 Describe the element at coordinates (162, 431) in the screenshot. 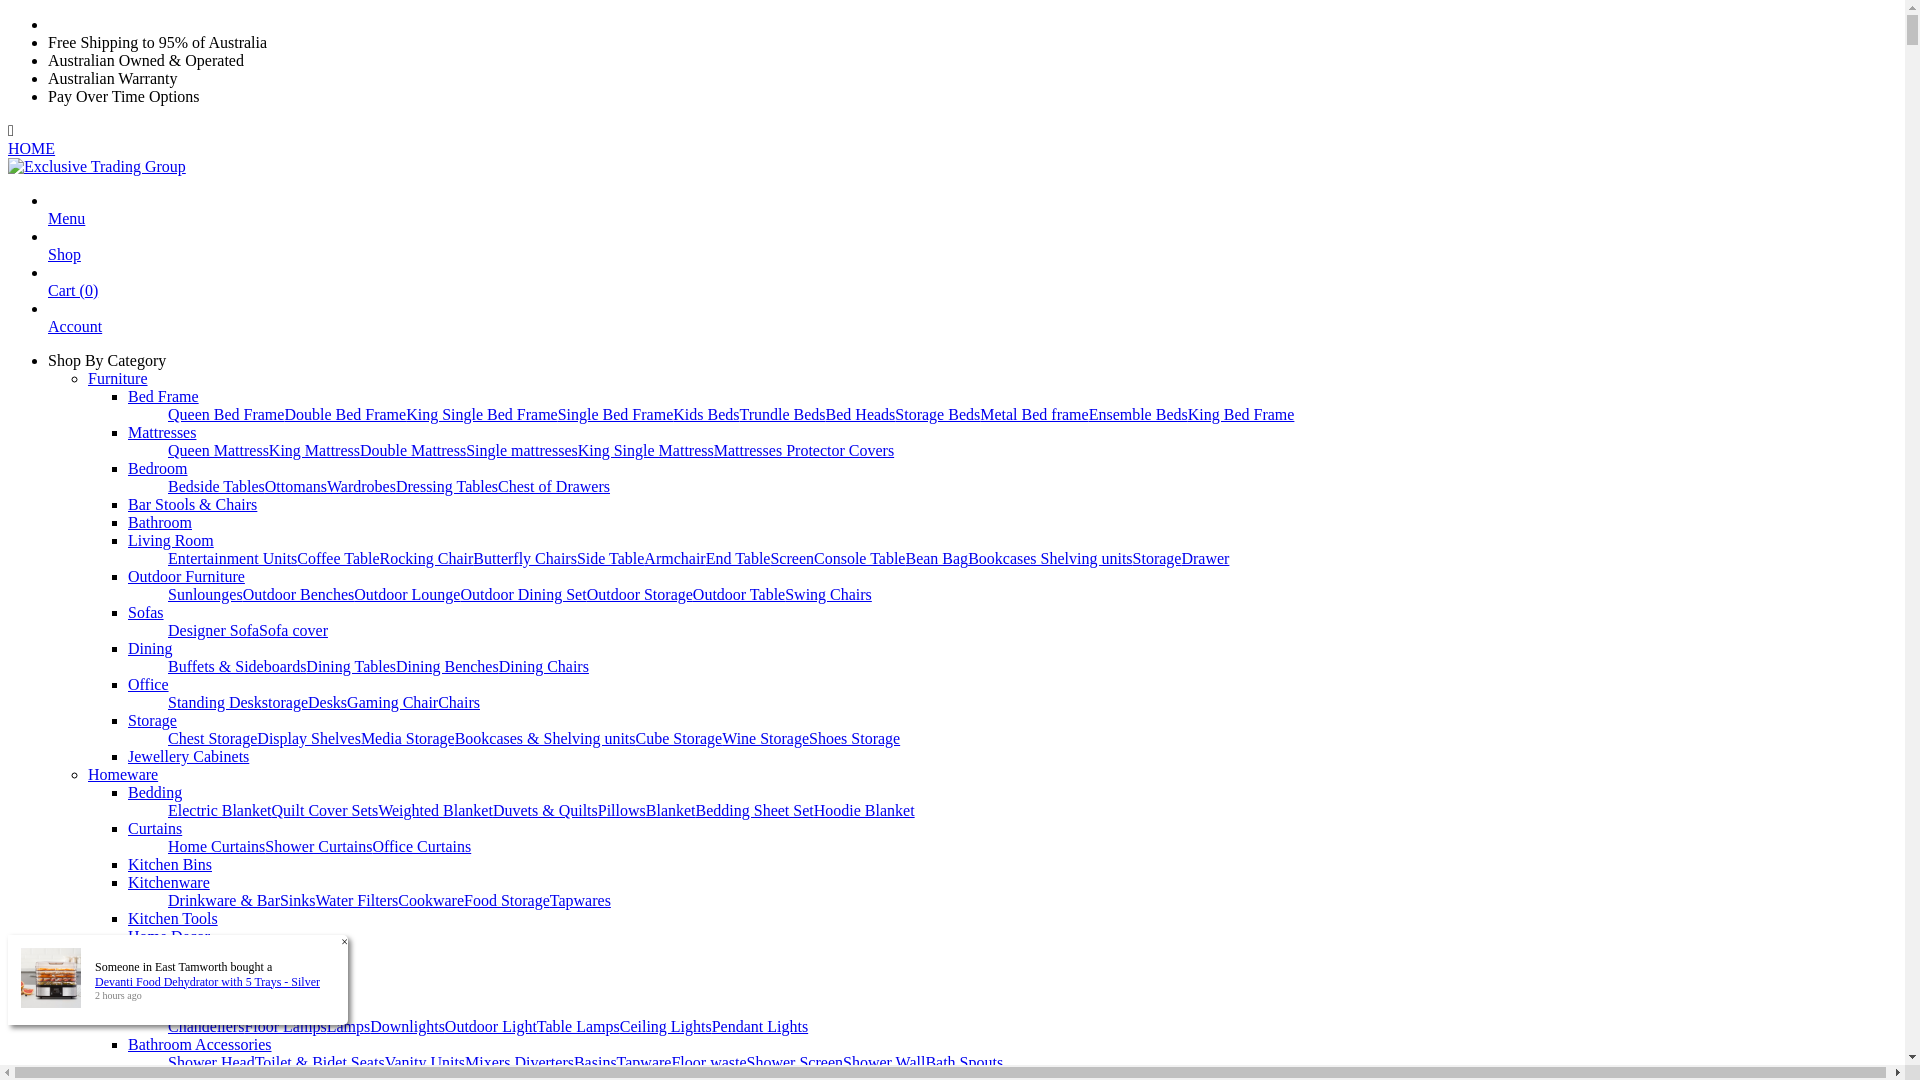

I see `'Mattresses'` at that location.